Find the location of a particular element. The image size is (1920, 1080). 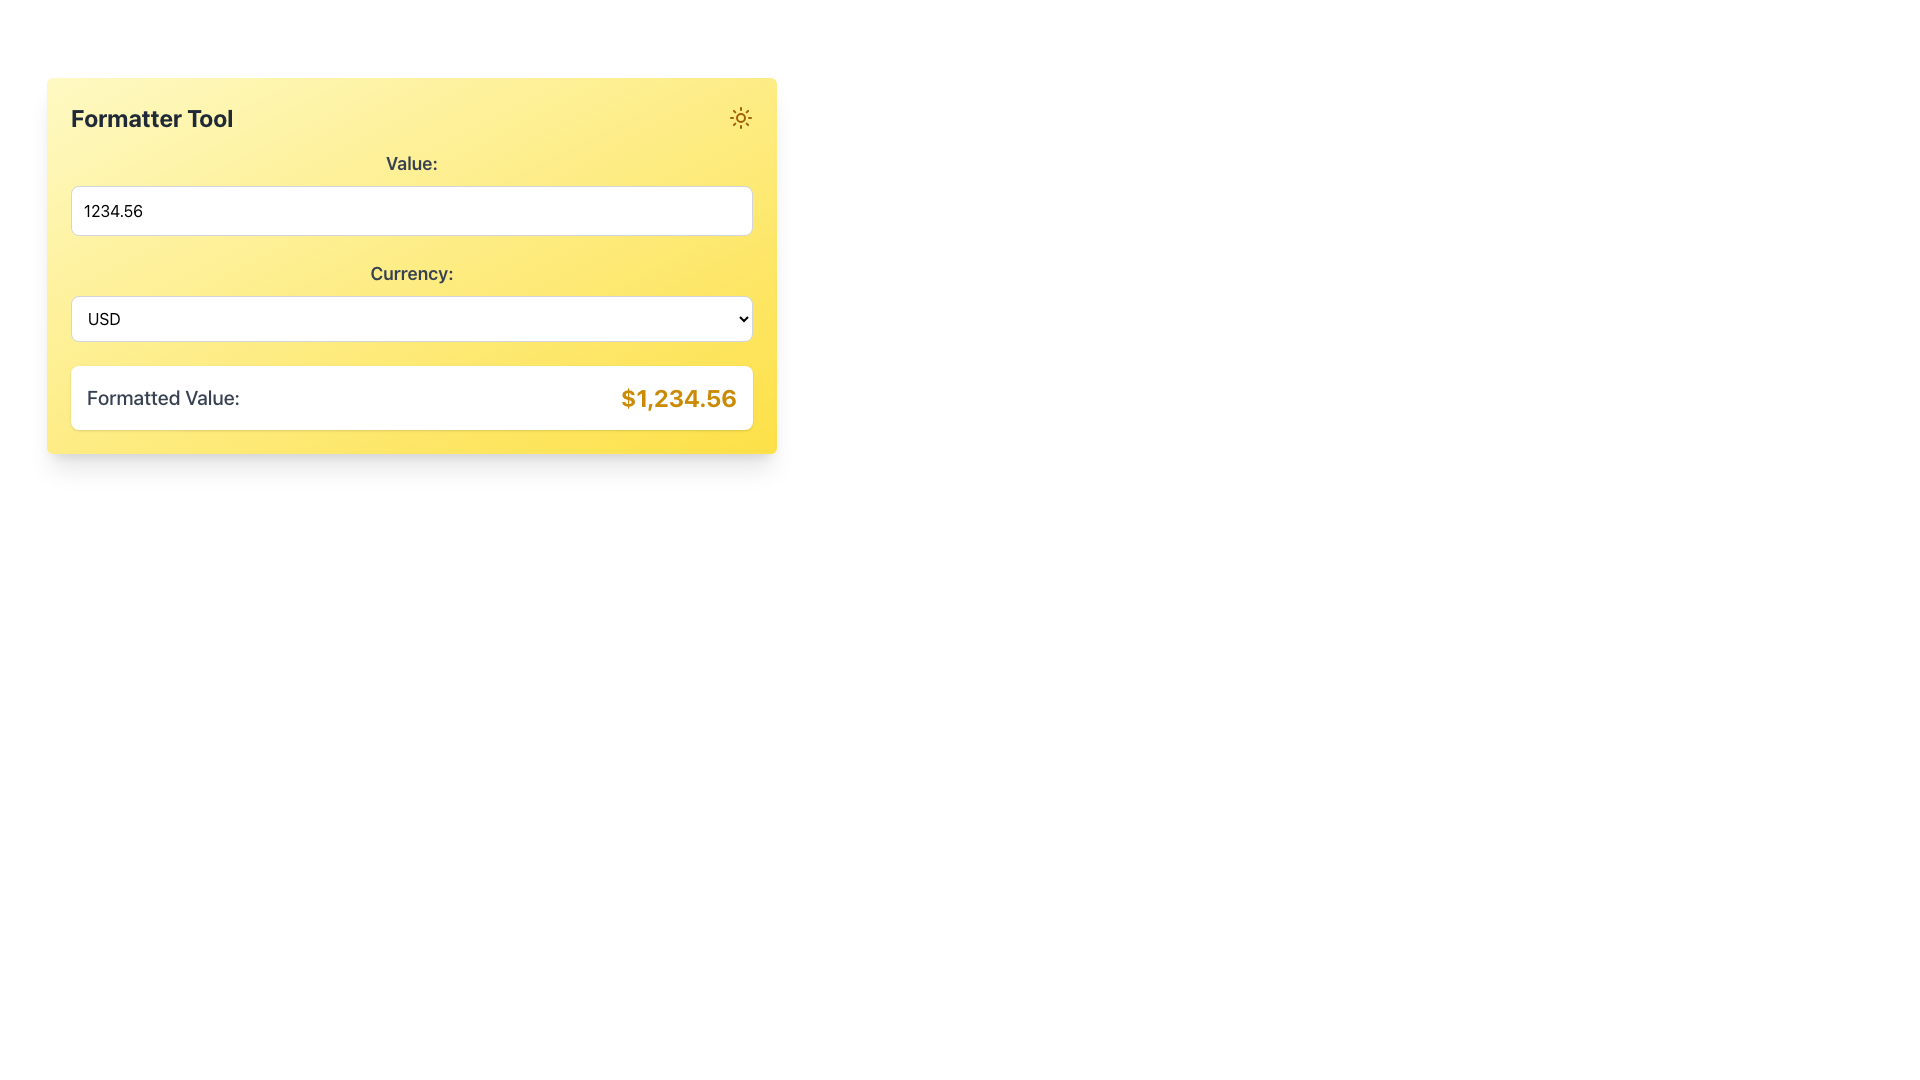

the bold, large-sized text label displaying the monetary value '$1,234.56' in yellow, which is positioned adjacent to the 'Formatted Value:' label is located at coordinates (678, 397).